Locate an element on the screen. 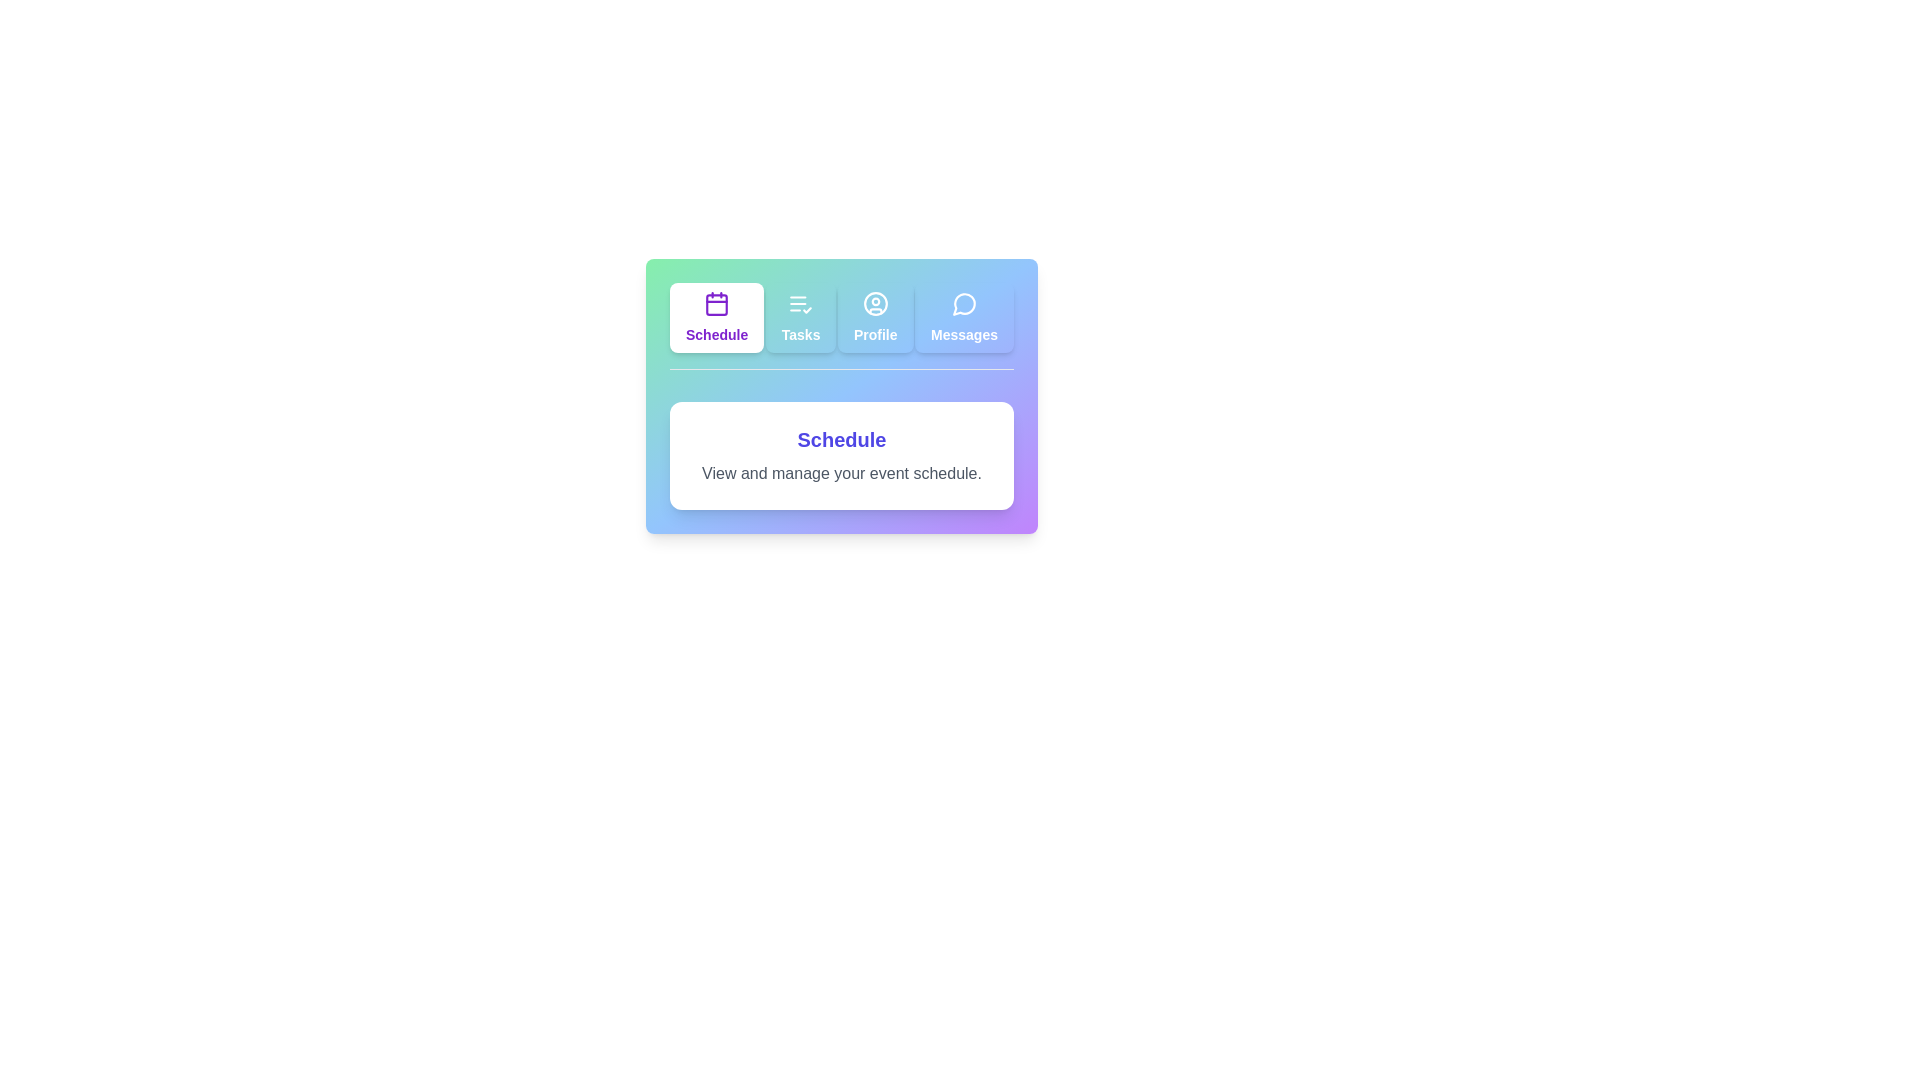 This screenshot has width=1920, height=1080. the tab labeled Messages to select it is located at coordinates (964, 316).